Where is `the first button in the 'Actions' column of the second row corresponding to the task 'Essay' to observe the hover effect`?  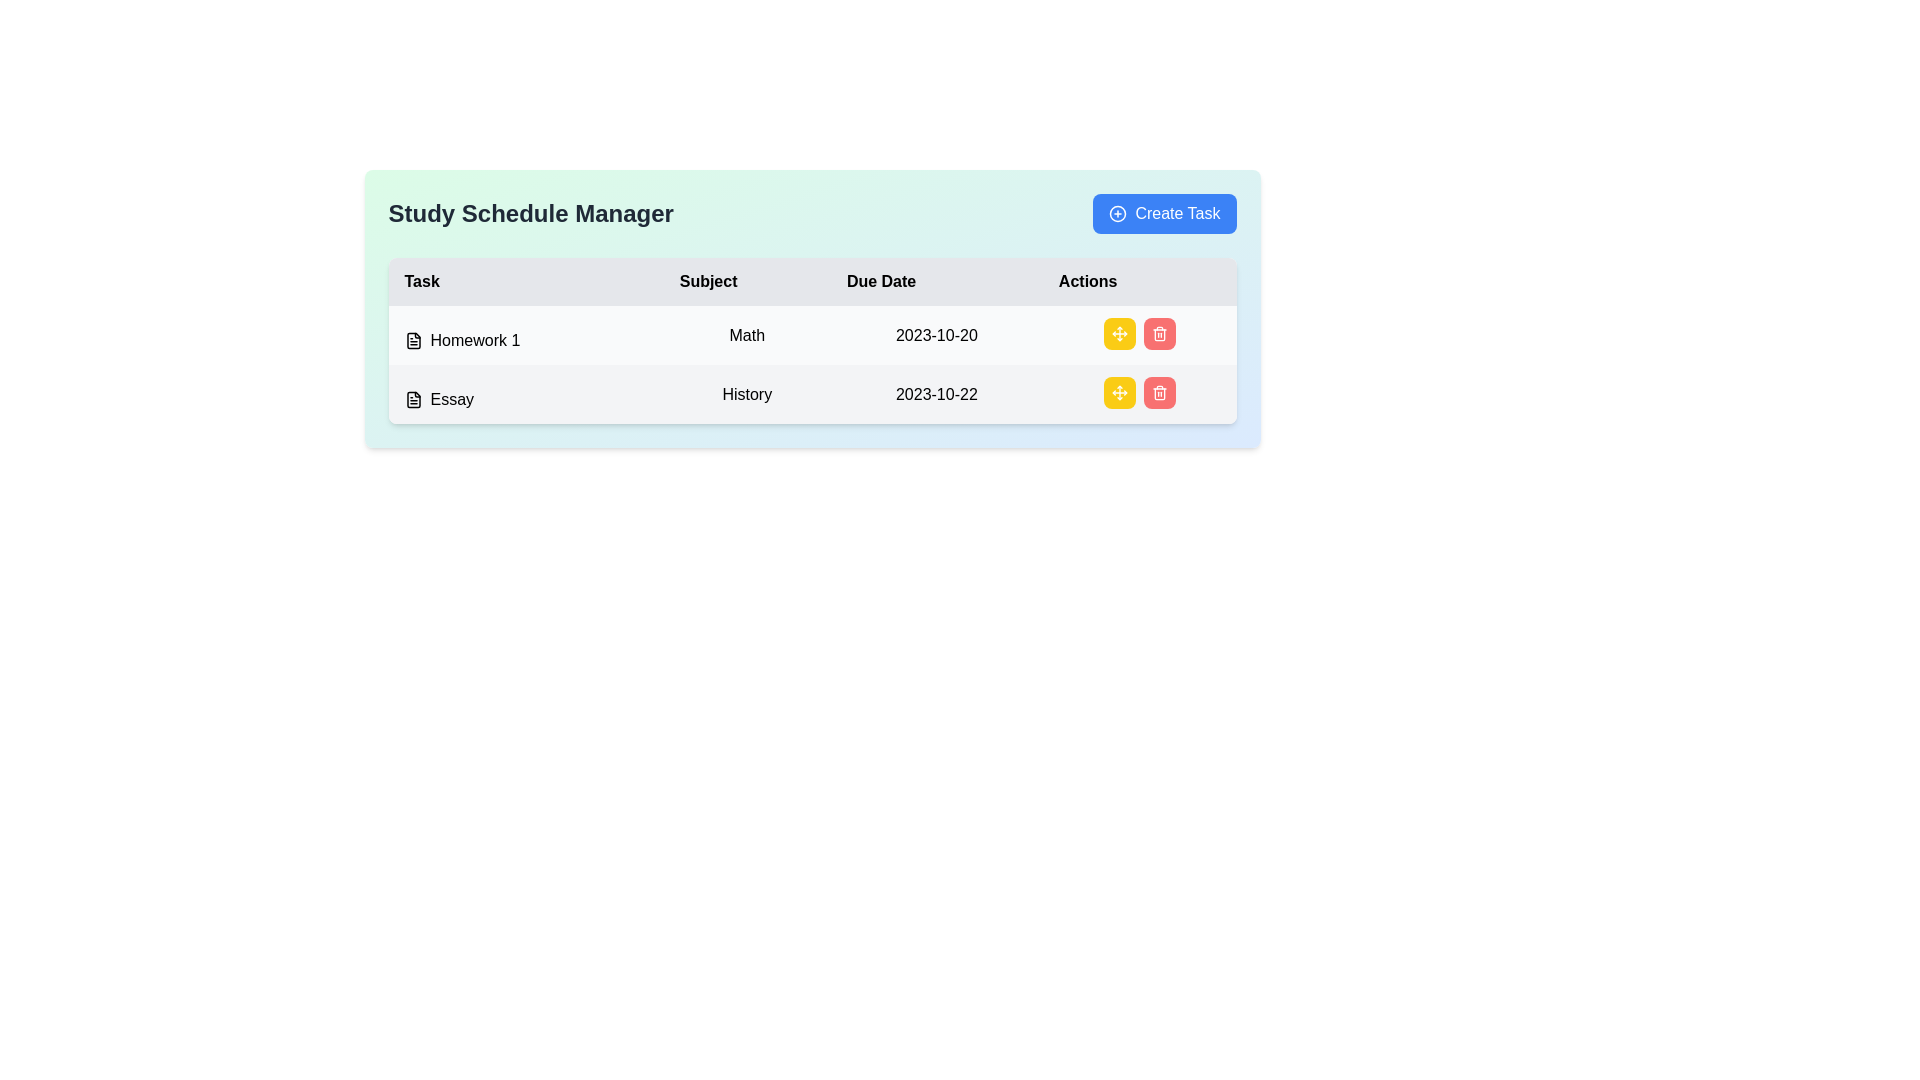
the first button in the 'Actions' column of the second row corresponding to the task 'Essay' to observe the hover effect is located at coordinates (1118, 393).